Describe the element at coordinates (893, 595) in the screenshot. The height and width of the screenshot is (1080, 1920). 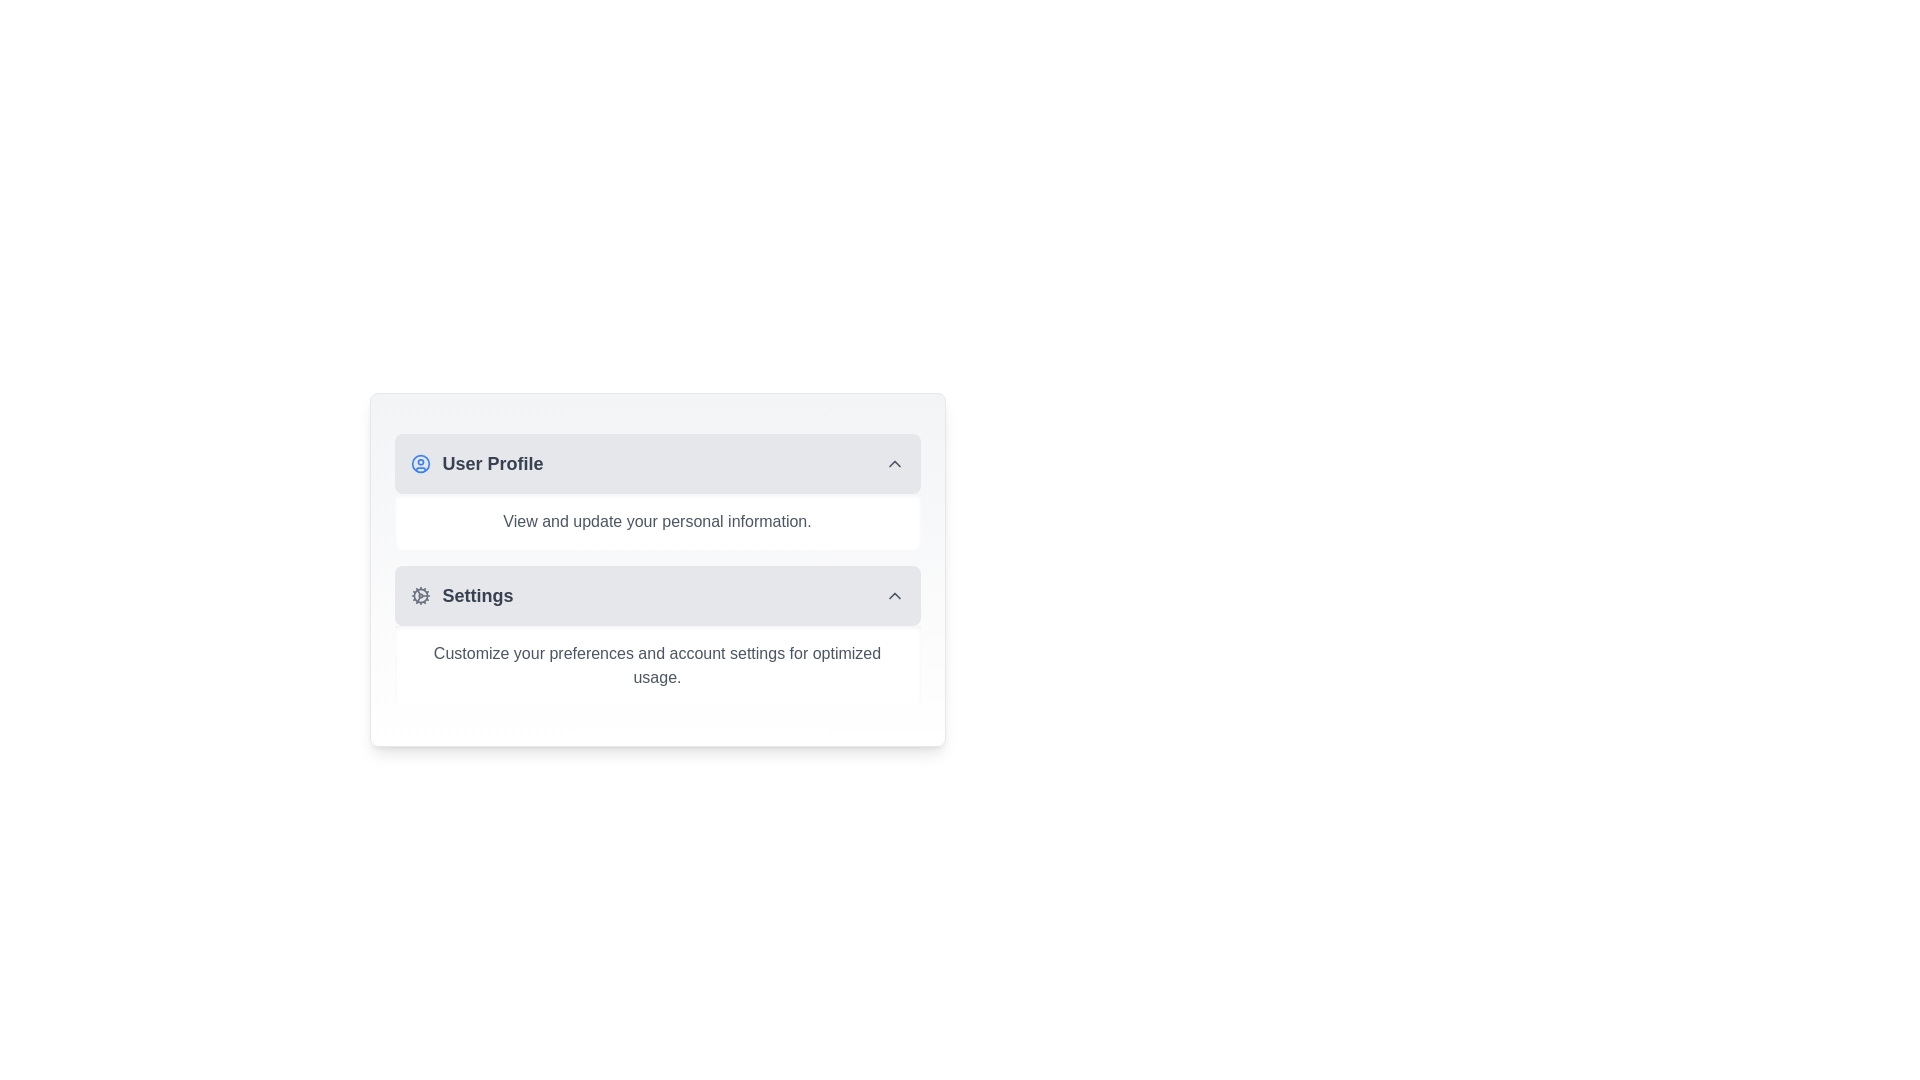
I see `the chevron icon located within the 'Settings' section` at that location.